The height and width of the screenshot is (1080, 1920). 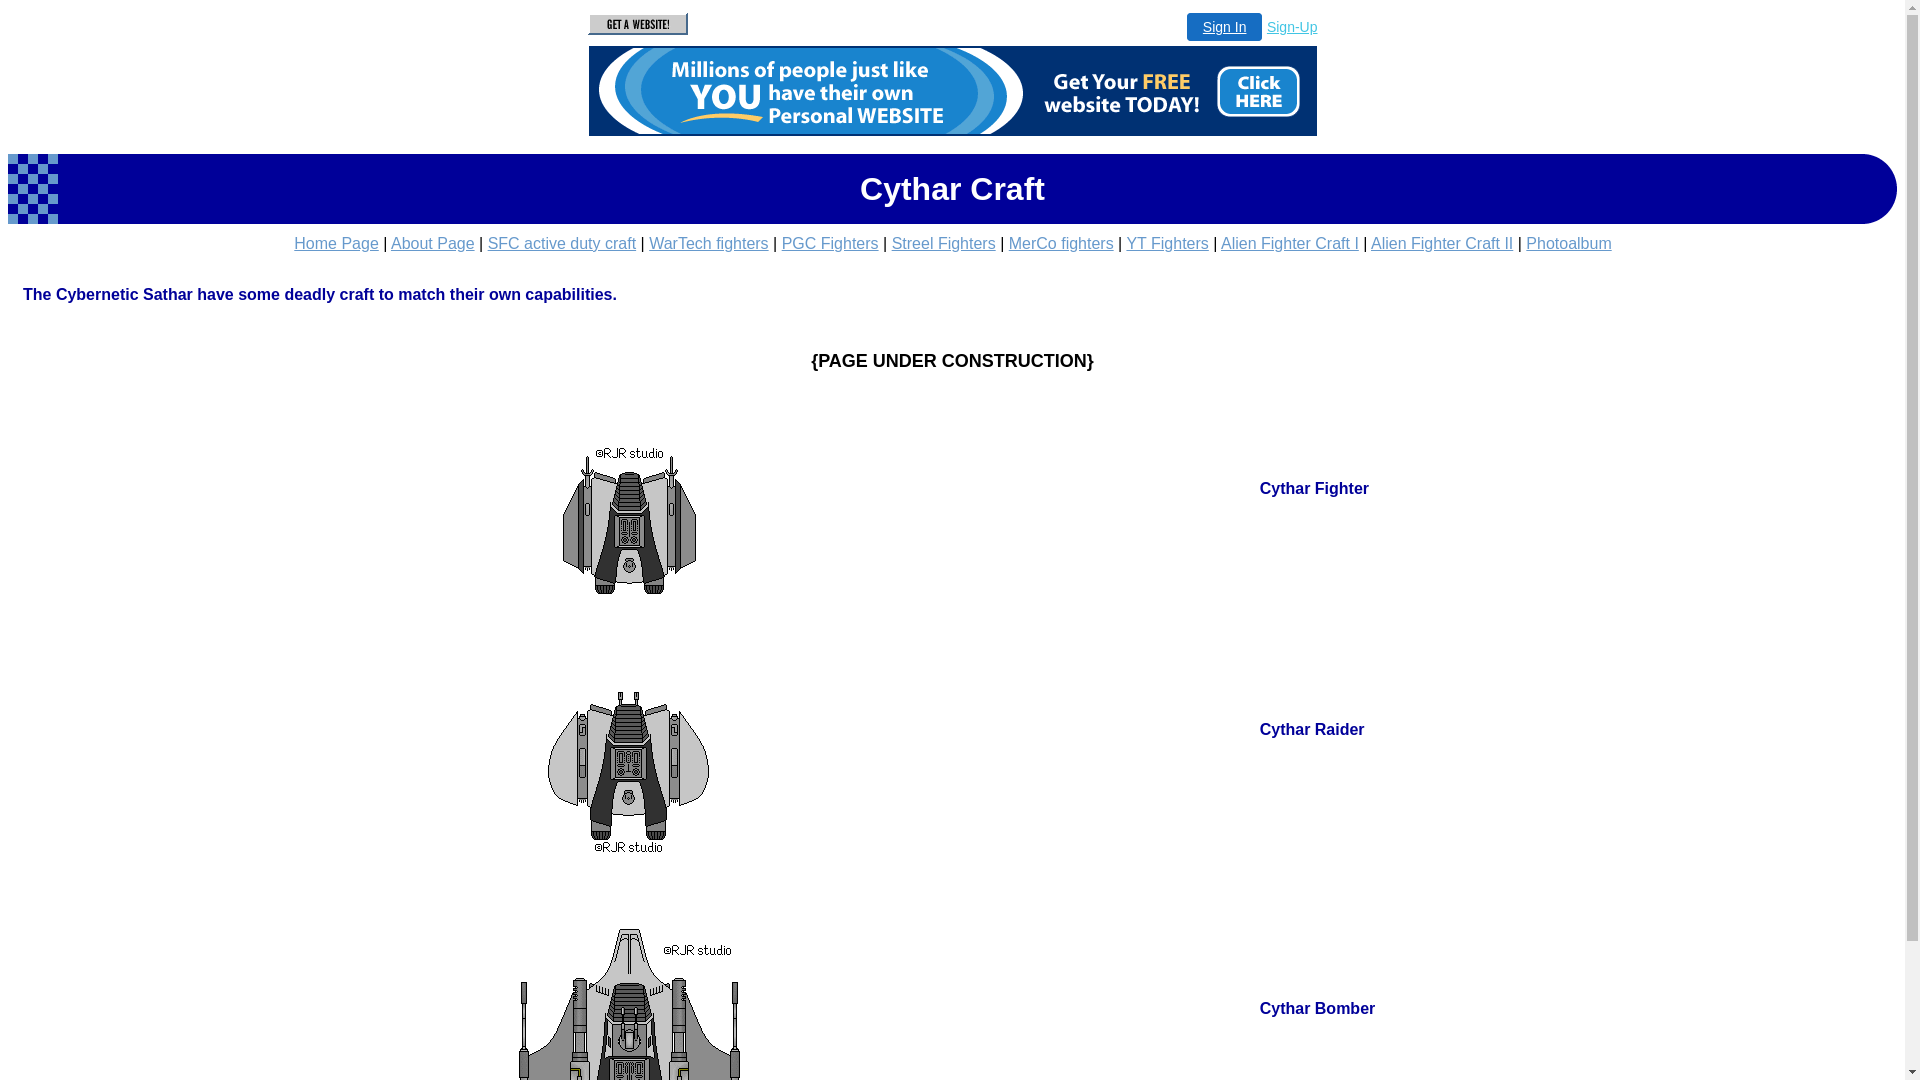 What do you see at coordinates (561, 242) in the screenshot?
I see `'SFC active duty craft'` at bounding box center [561, 242].